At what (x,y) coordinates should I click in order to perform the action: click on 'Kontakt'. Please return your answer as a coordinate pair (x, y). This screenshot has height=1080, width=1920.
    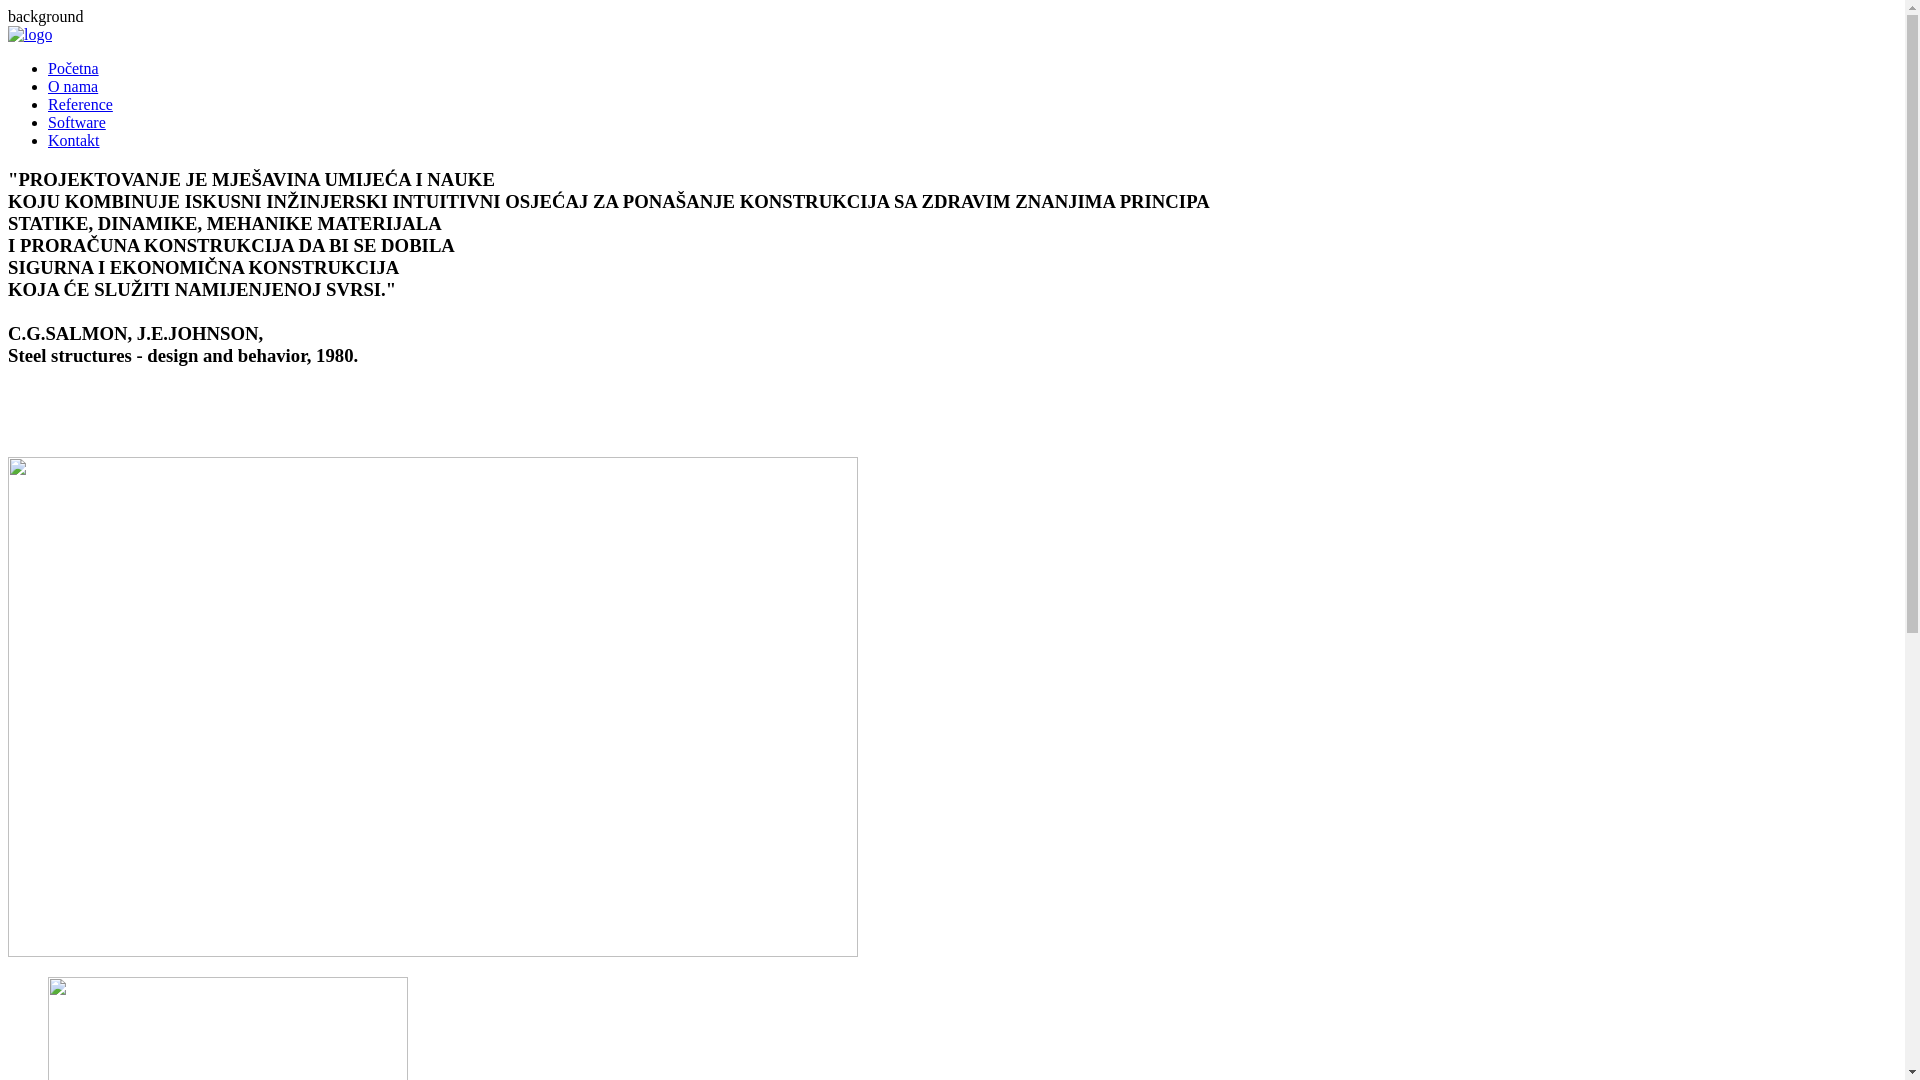
    Looking at the image, I should click on (73, 139).